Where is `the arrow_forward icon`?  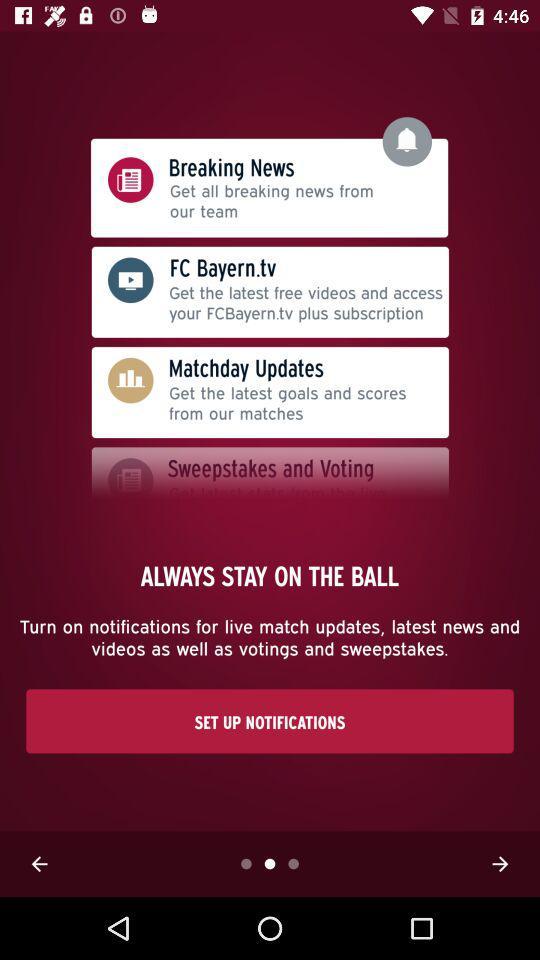 the arrow_forward icon is located at coordinates (499, 863).